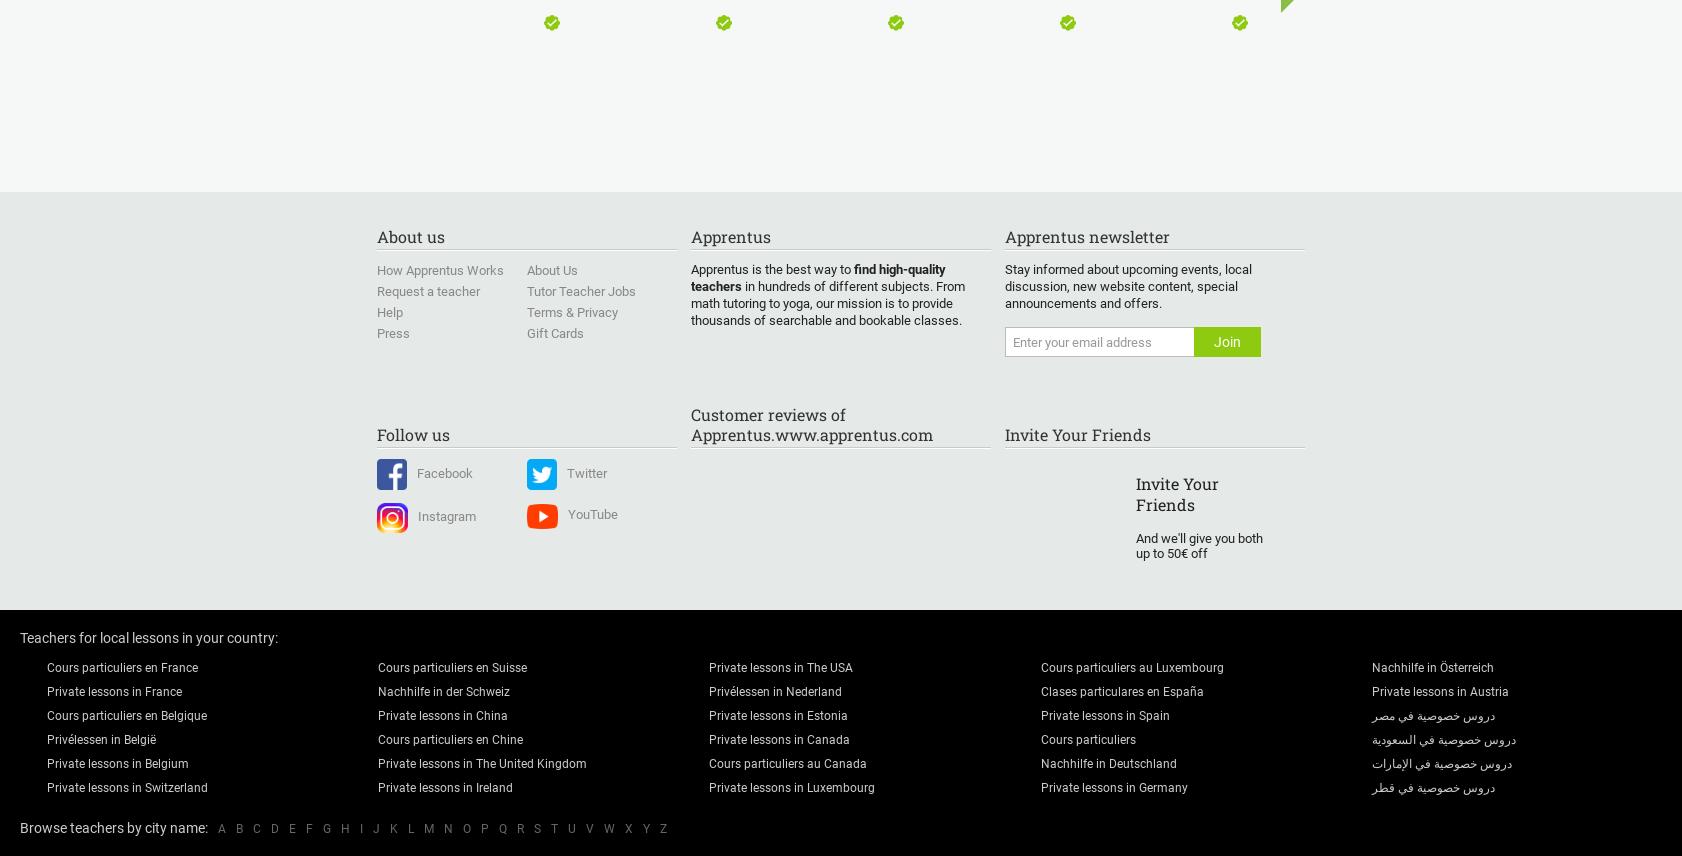 The width and height of the screenshot is (1682, 856). Describe the element at coordinates (502, 828) in the screenshot. I see `'Q'` at that location.